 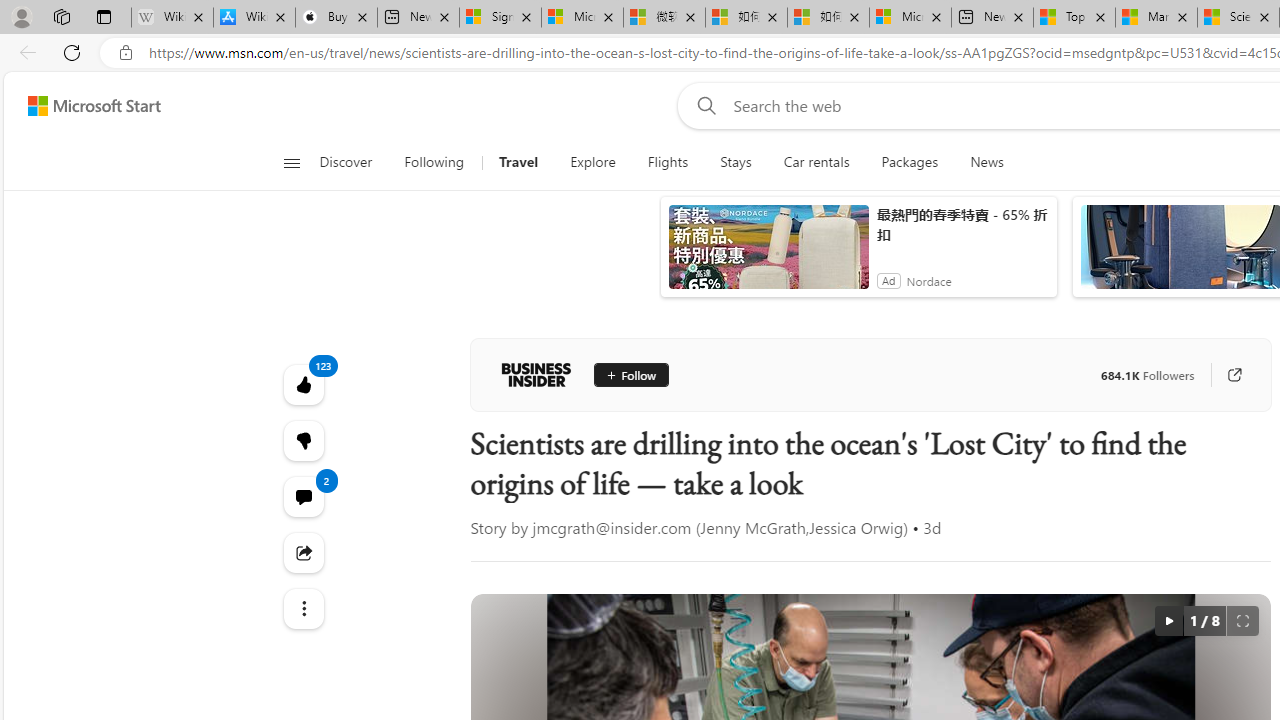 I want to click on 'Nordace', so click(x=928, y=280).